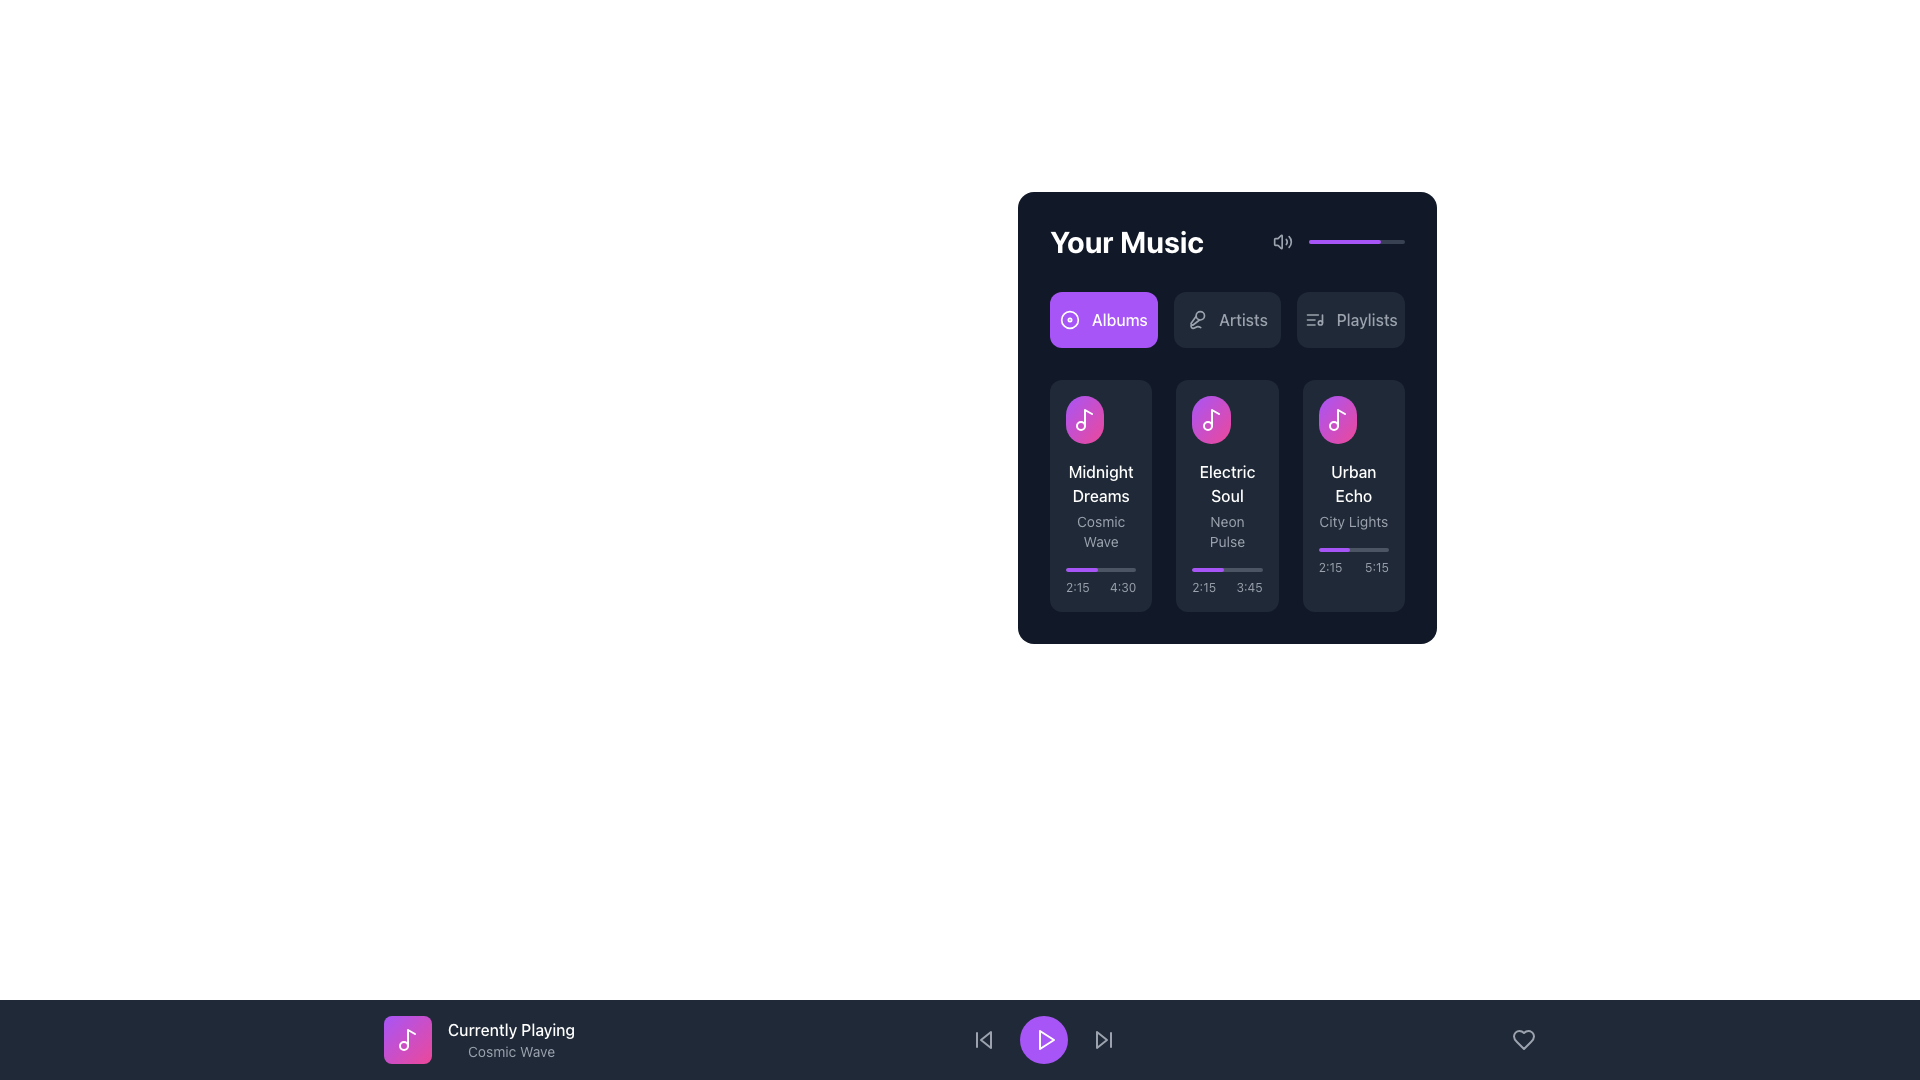  What do you see at coordinates (1522, 1039) in the screenshot?
I see `the heart-shaped icon button located on the far right of the bottom horizontal bar to favorite the item` at bounding box center [1522, 1039].